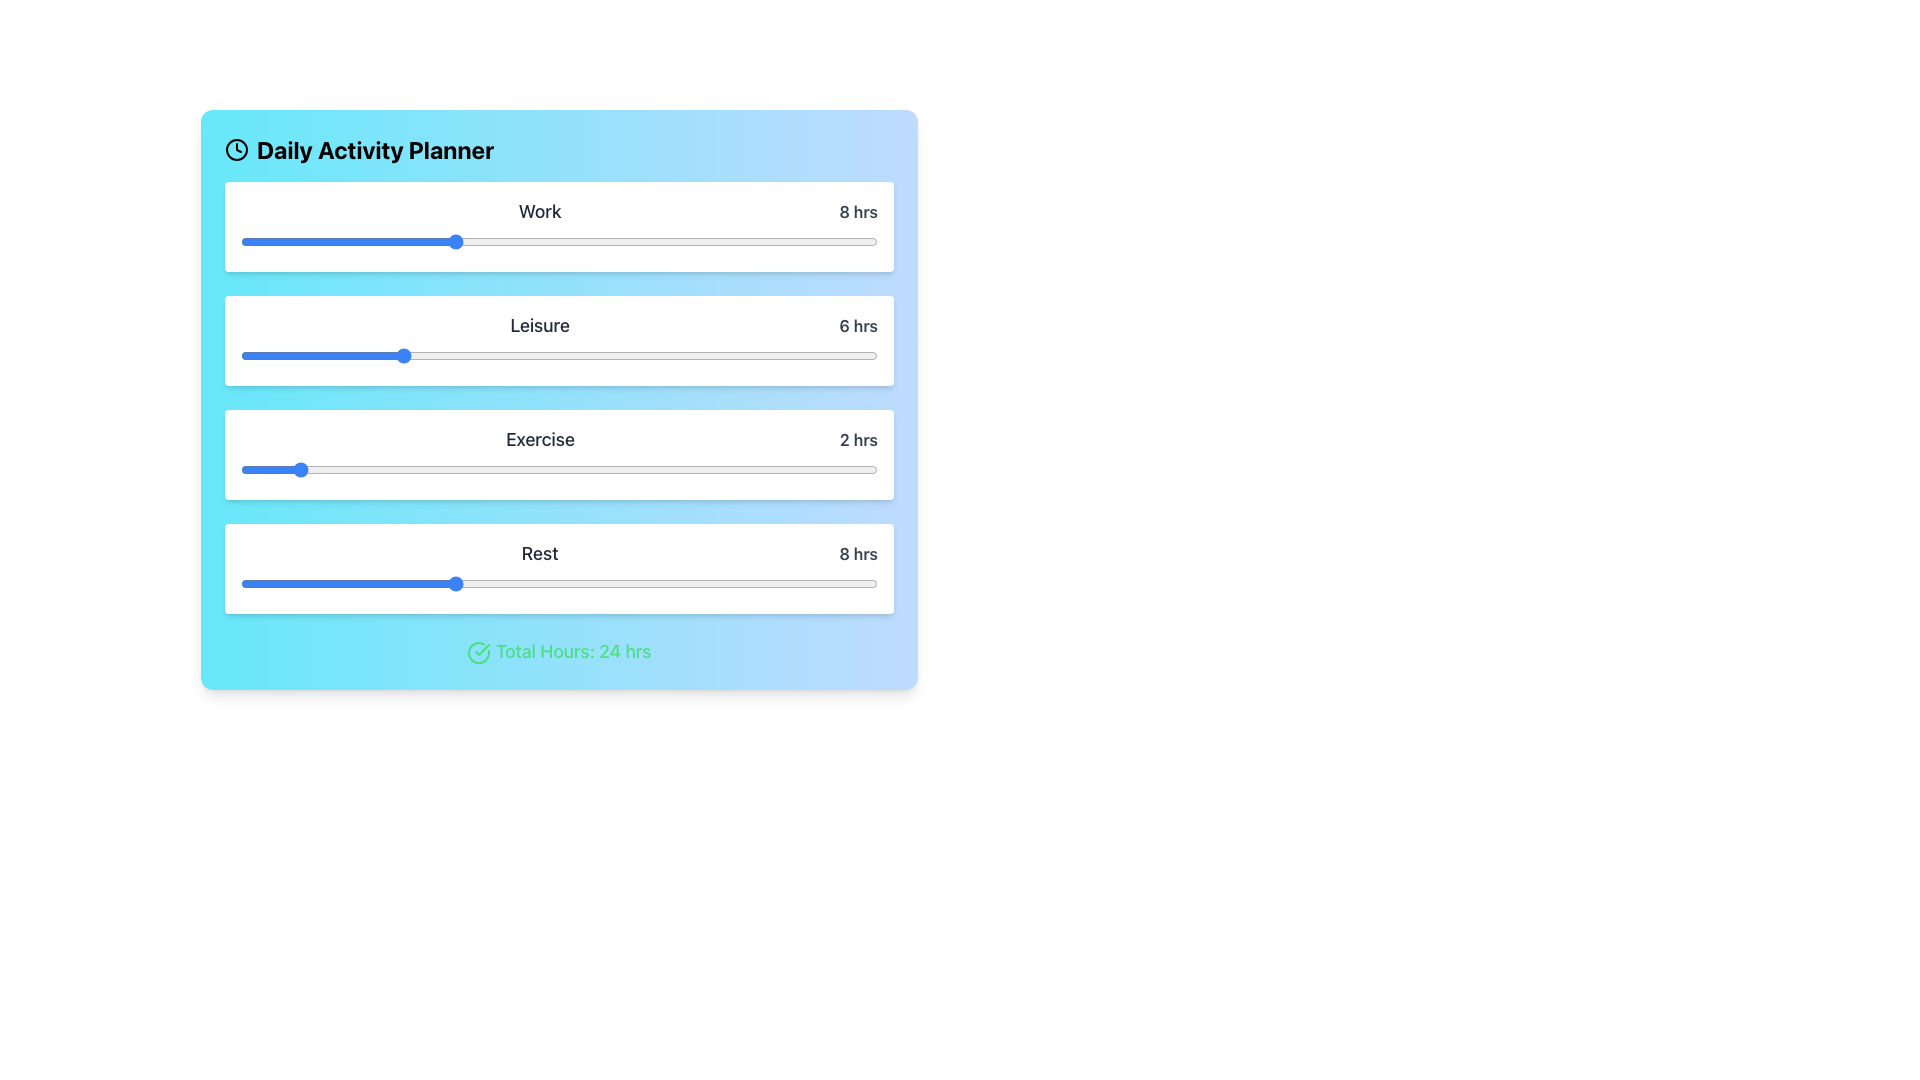 The image size is (1920, 1080). What do you see at coordinates (373, 354) in the screenshot?
I see `leisure hours` at bounding box center [373, 354].